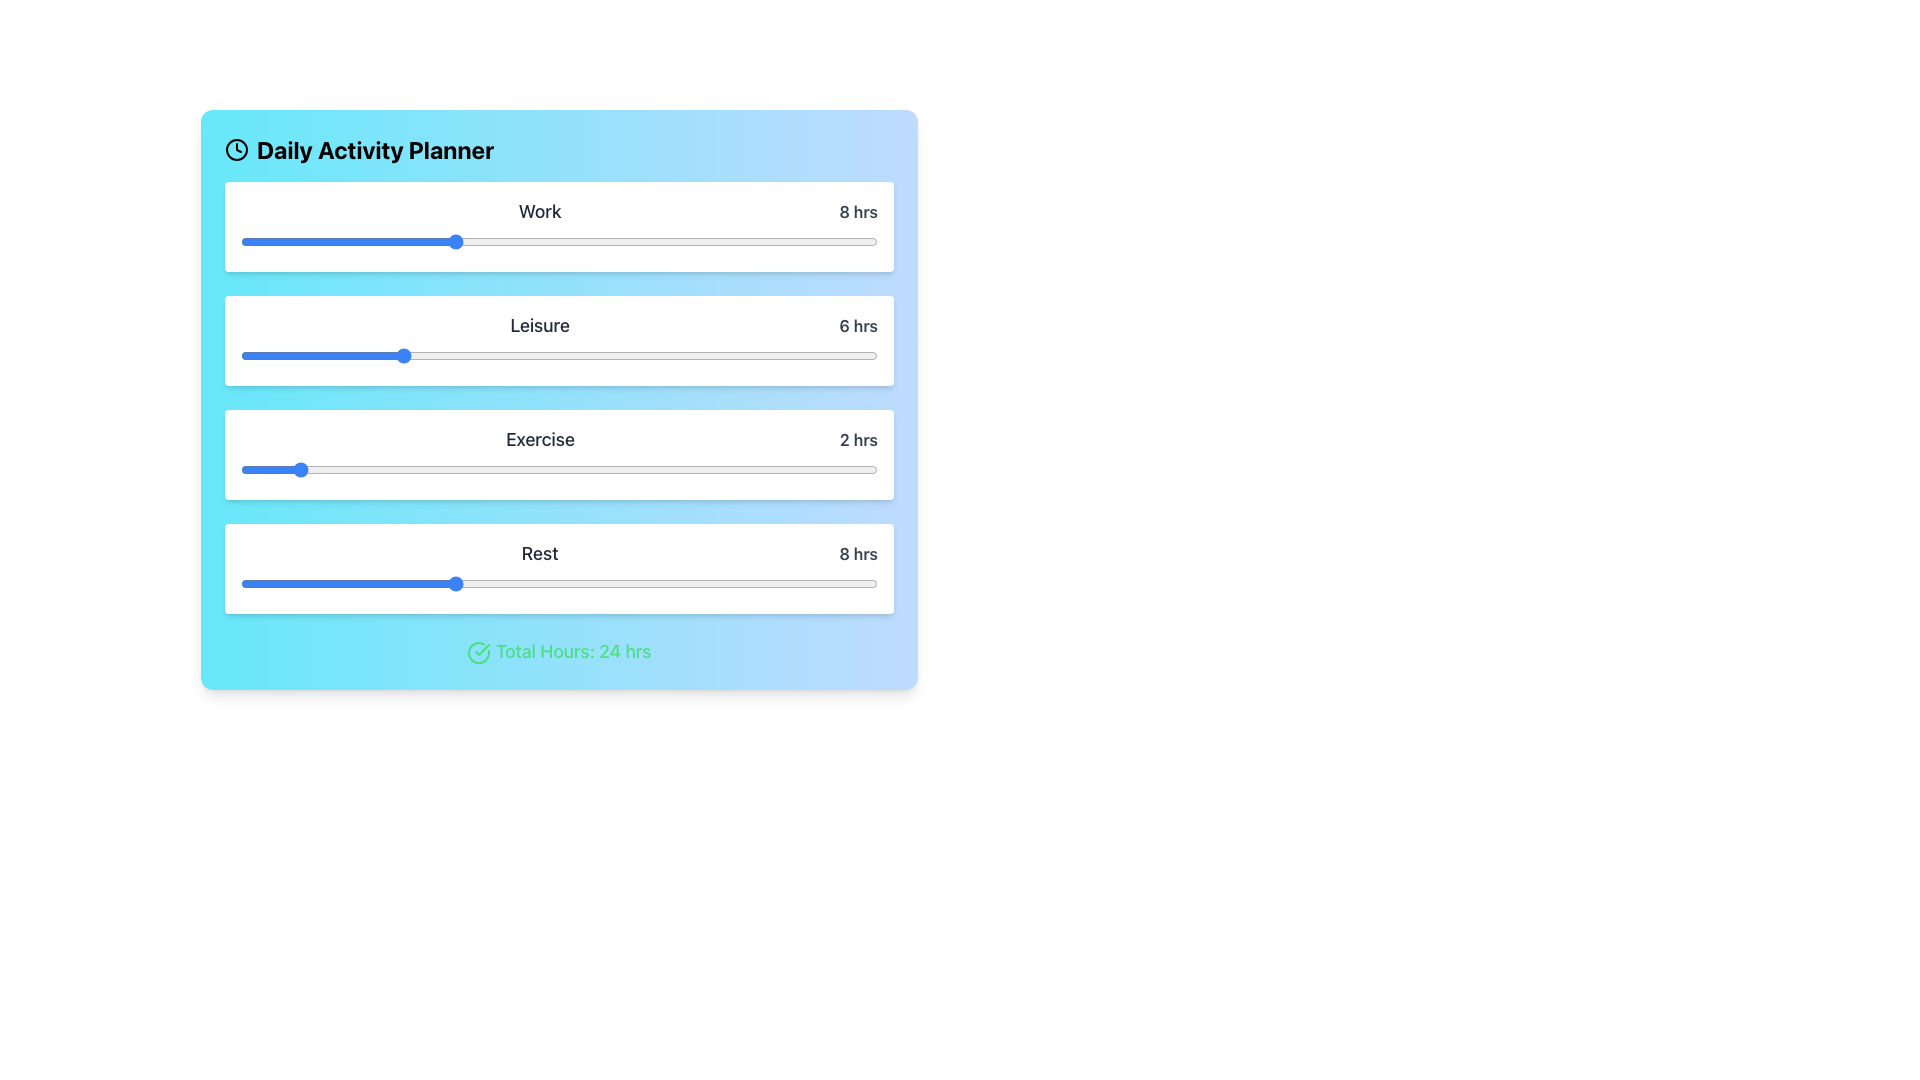 The image size is (1920, 1080). What do you see at coordinates (373, 354) in the screenshot?
I see `leisure hours` at bounding box center [373, 354].